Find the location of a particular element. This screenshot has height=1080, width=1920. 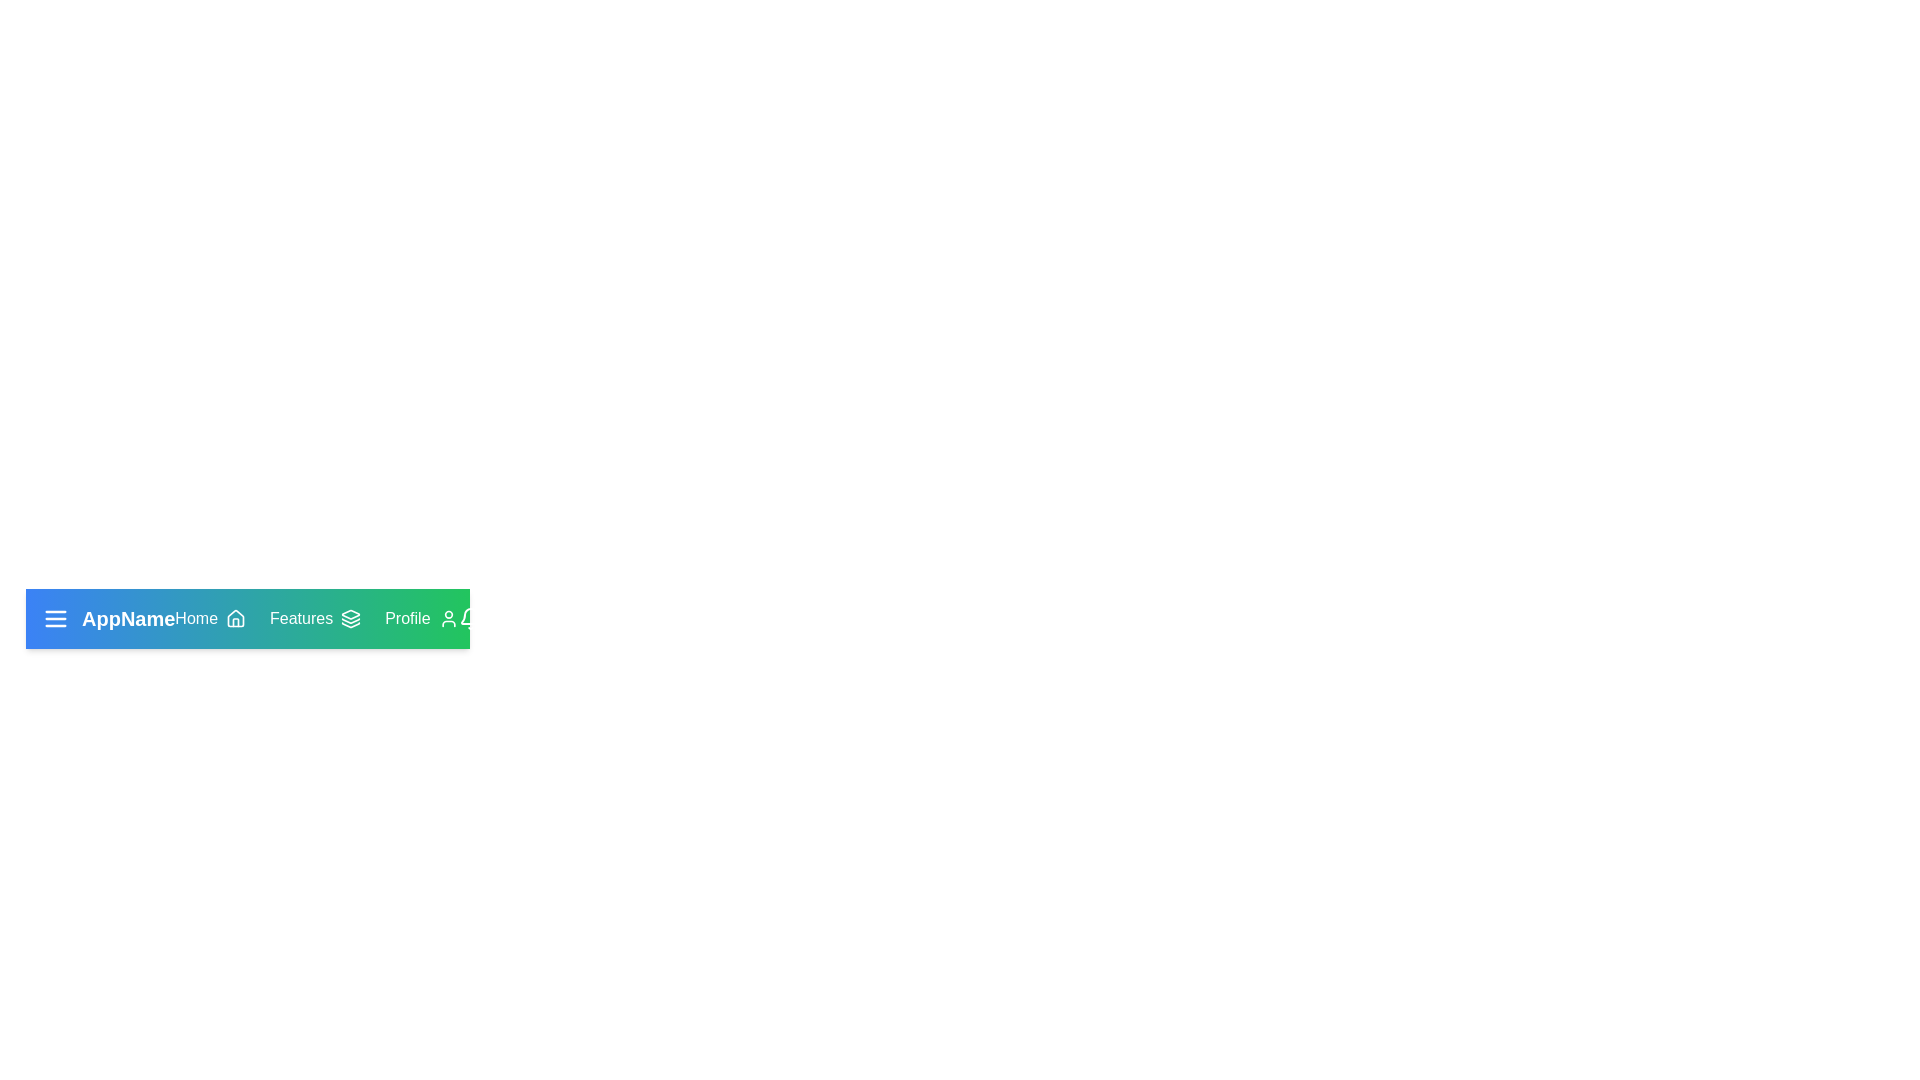

the menu button in the AppBarComponent is located at coordinates (56, 617).